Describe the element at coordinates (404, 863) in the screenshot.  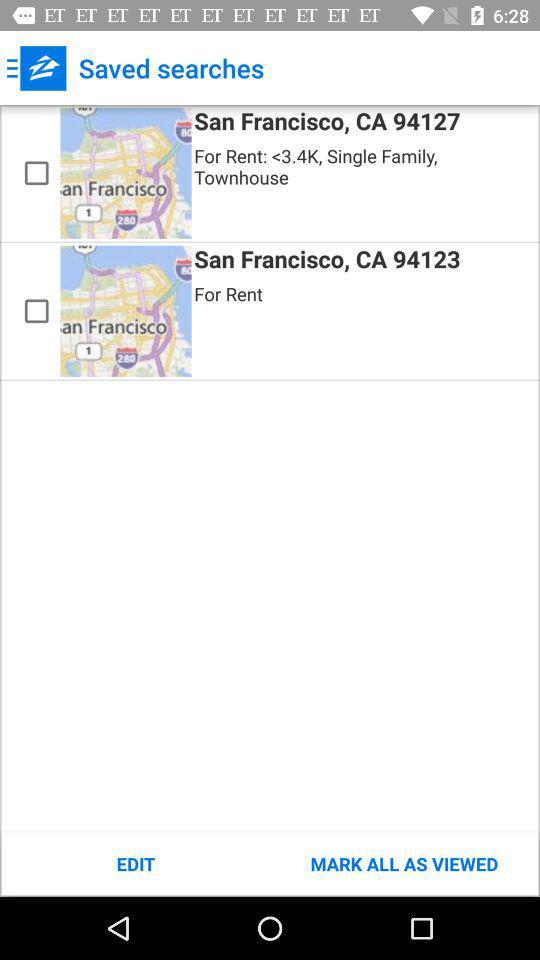
I see `the icon to the right of edit` at that location.